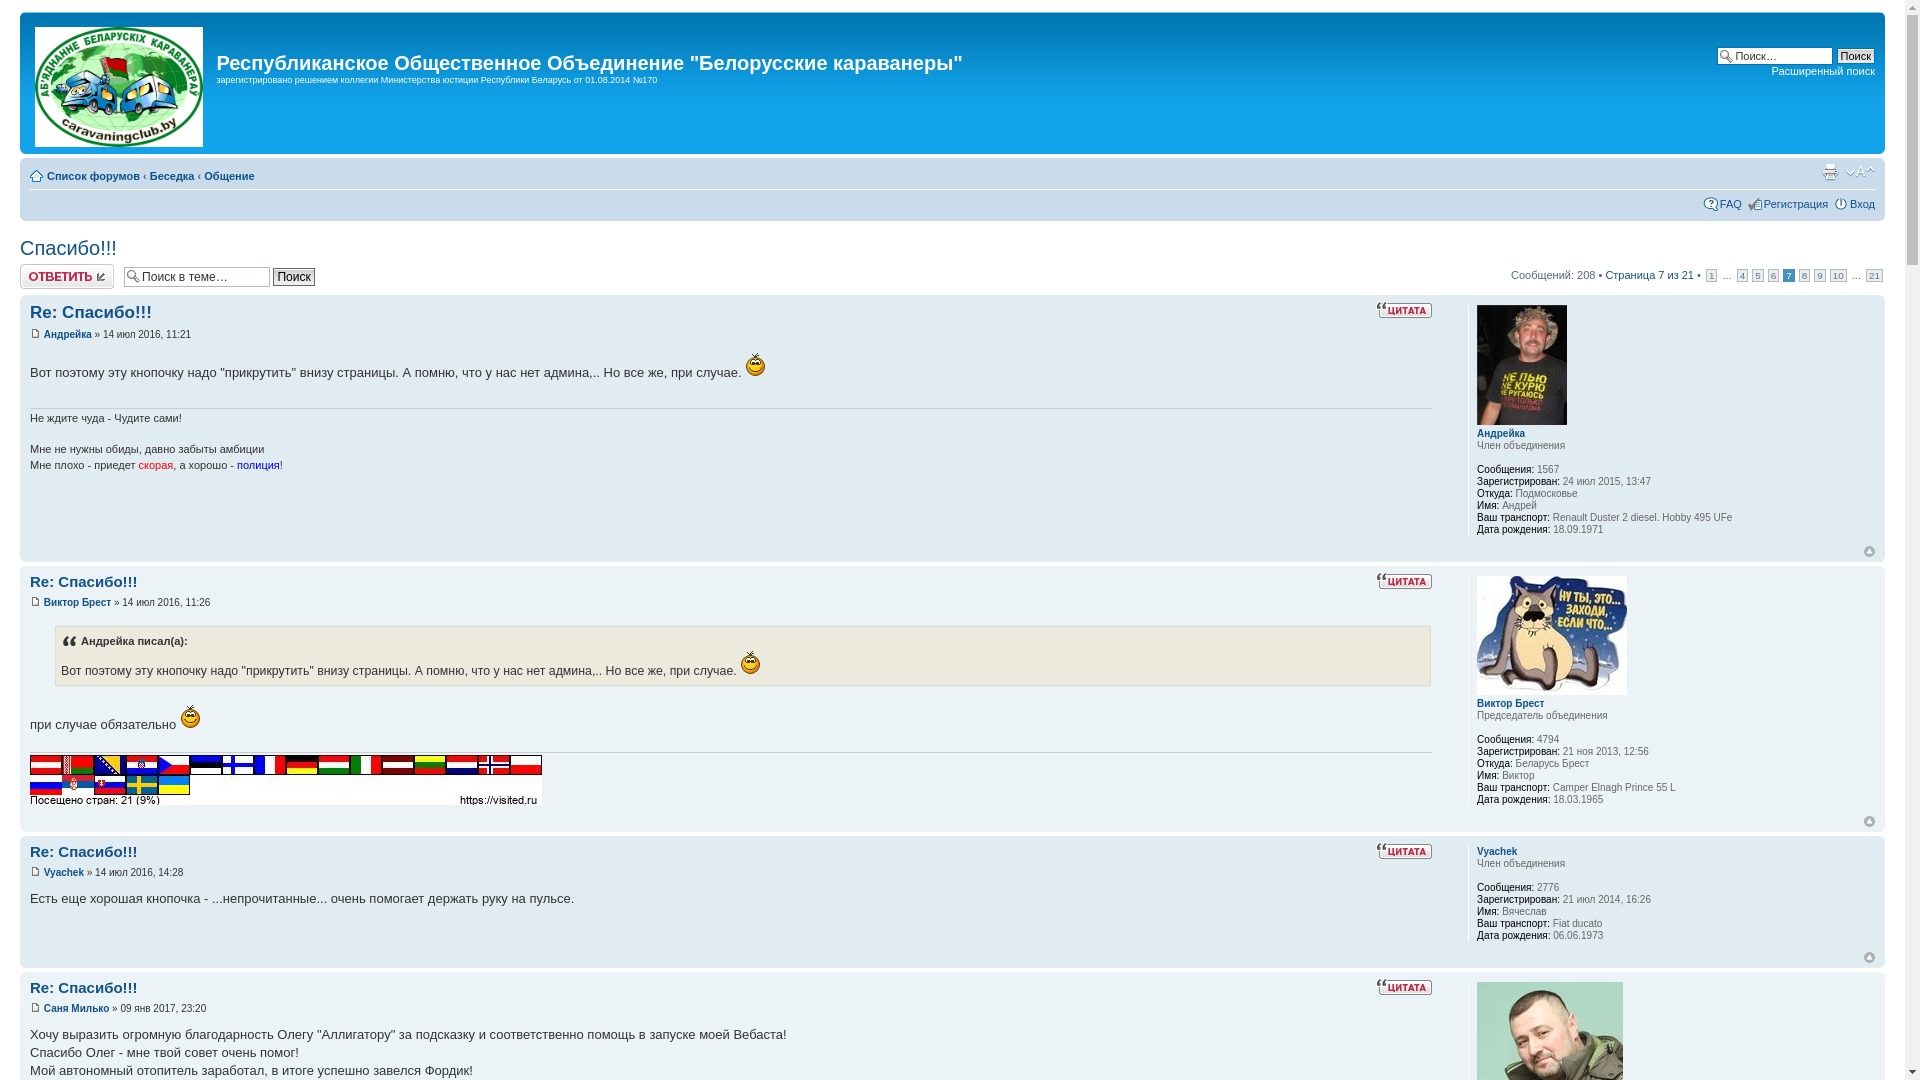 The height and width of the screenshot is (1080, 1920). Describe the element at coordinates (1865, 275) in the screenshot. I see `'21'` at that location.